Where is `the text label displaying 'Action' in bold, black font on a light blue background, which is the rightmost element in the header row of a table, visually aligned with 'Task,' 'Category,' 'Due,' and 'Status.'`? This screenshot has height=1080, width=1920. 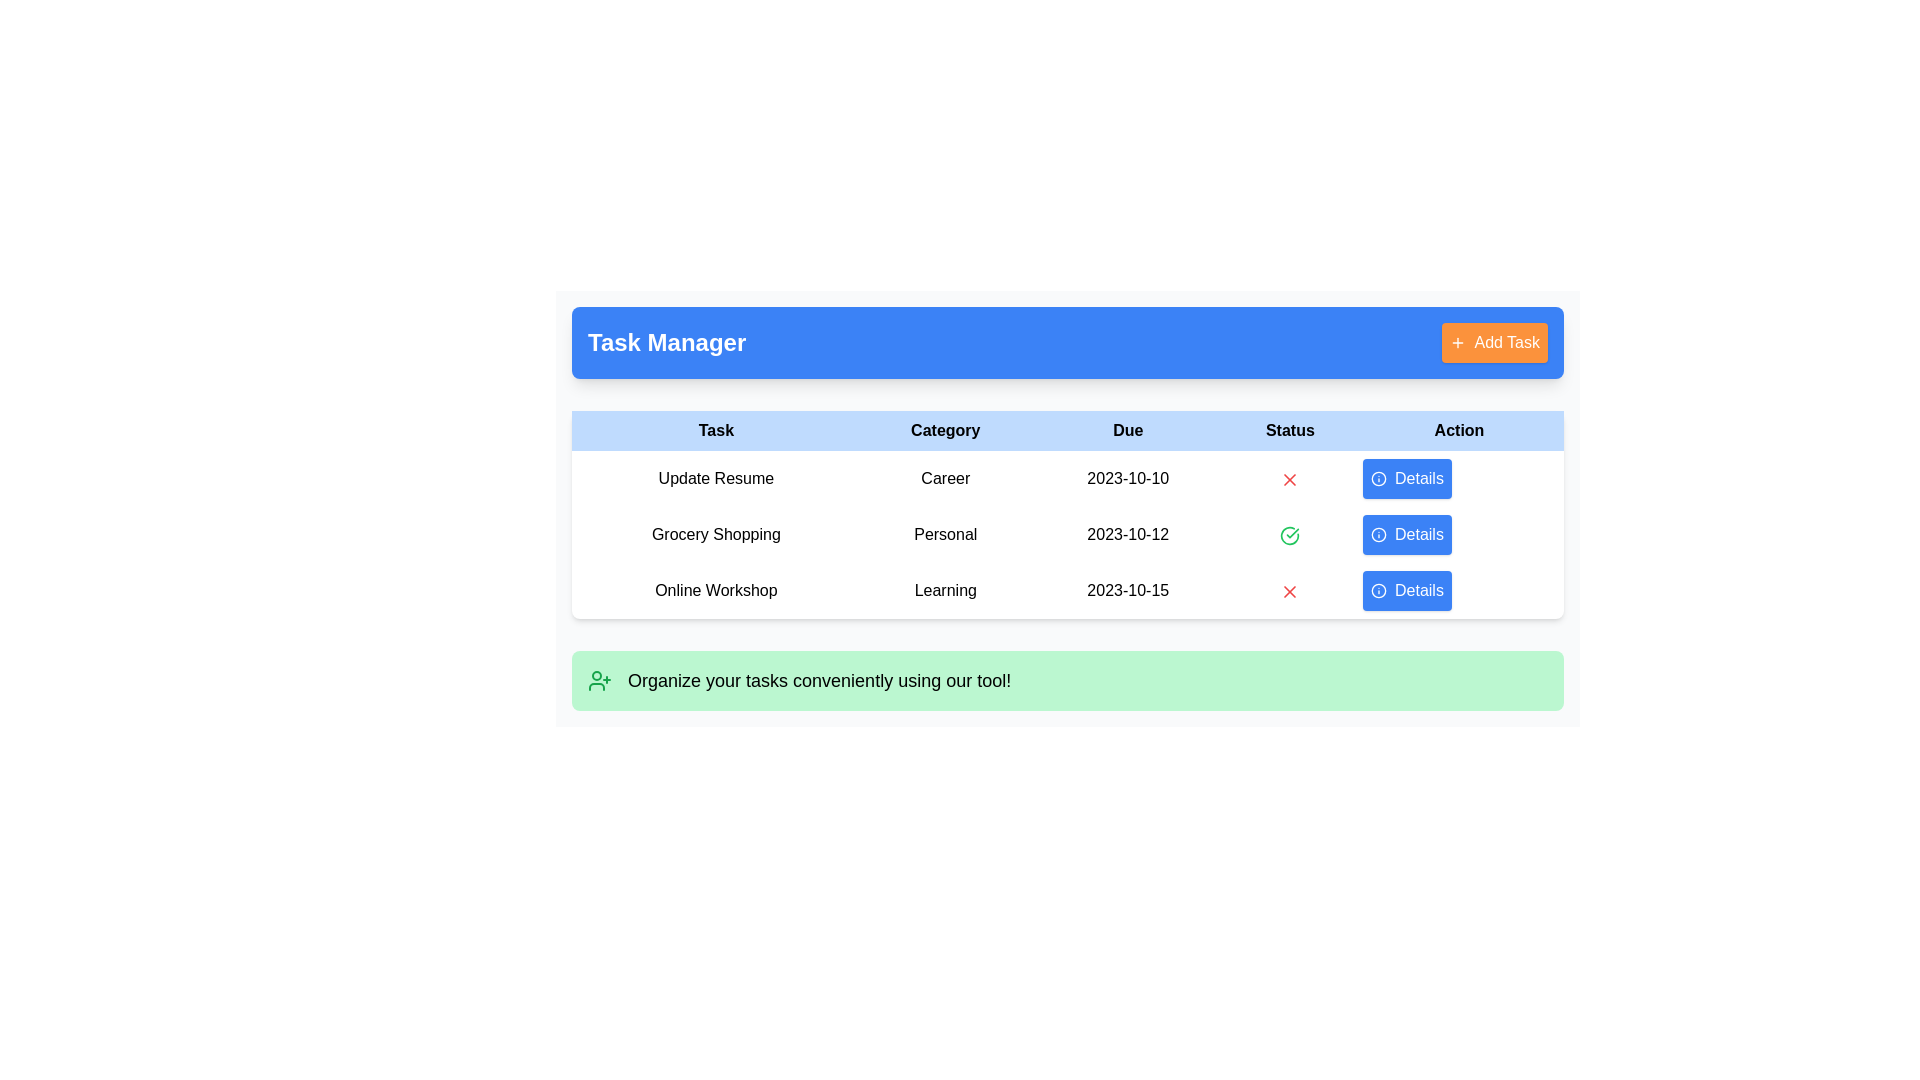 the text label displaying 'Action' in bold, black font on a light blue background, which is the rightmost element in the header row of a table, visually aligned with 'Task,' 'Category,' 'Due,' and 'Status.' is located at coordinates (1459, 430).